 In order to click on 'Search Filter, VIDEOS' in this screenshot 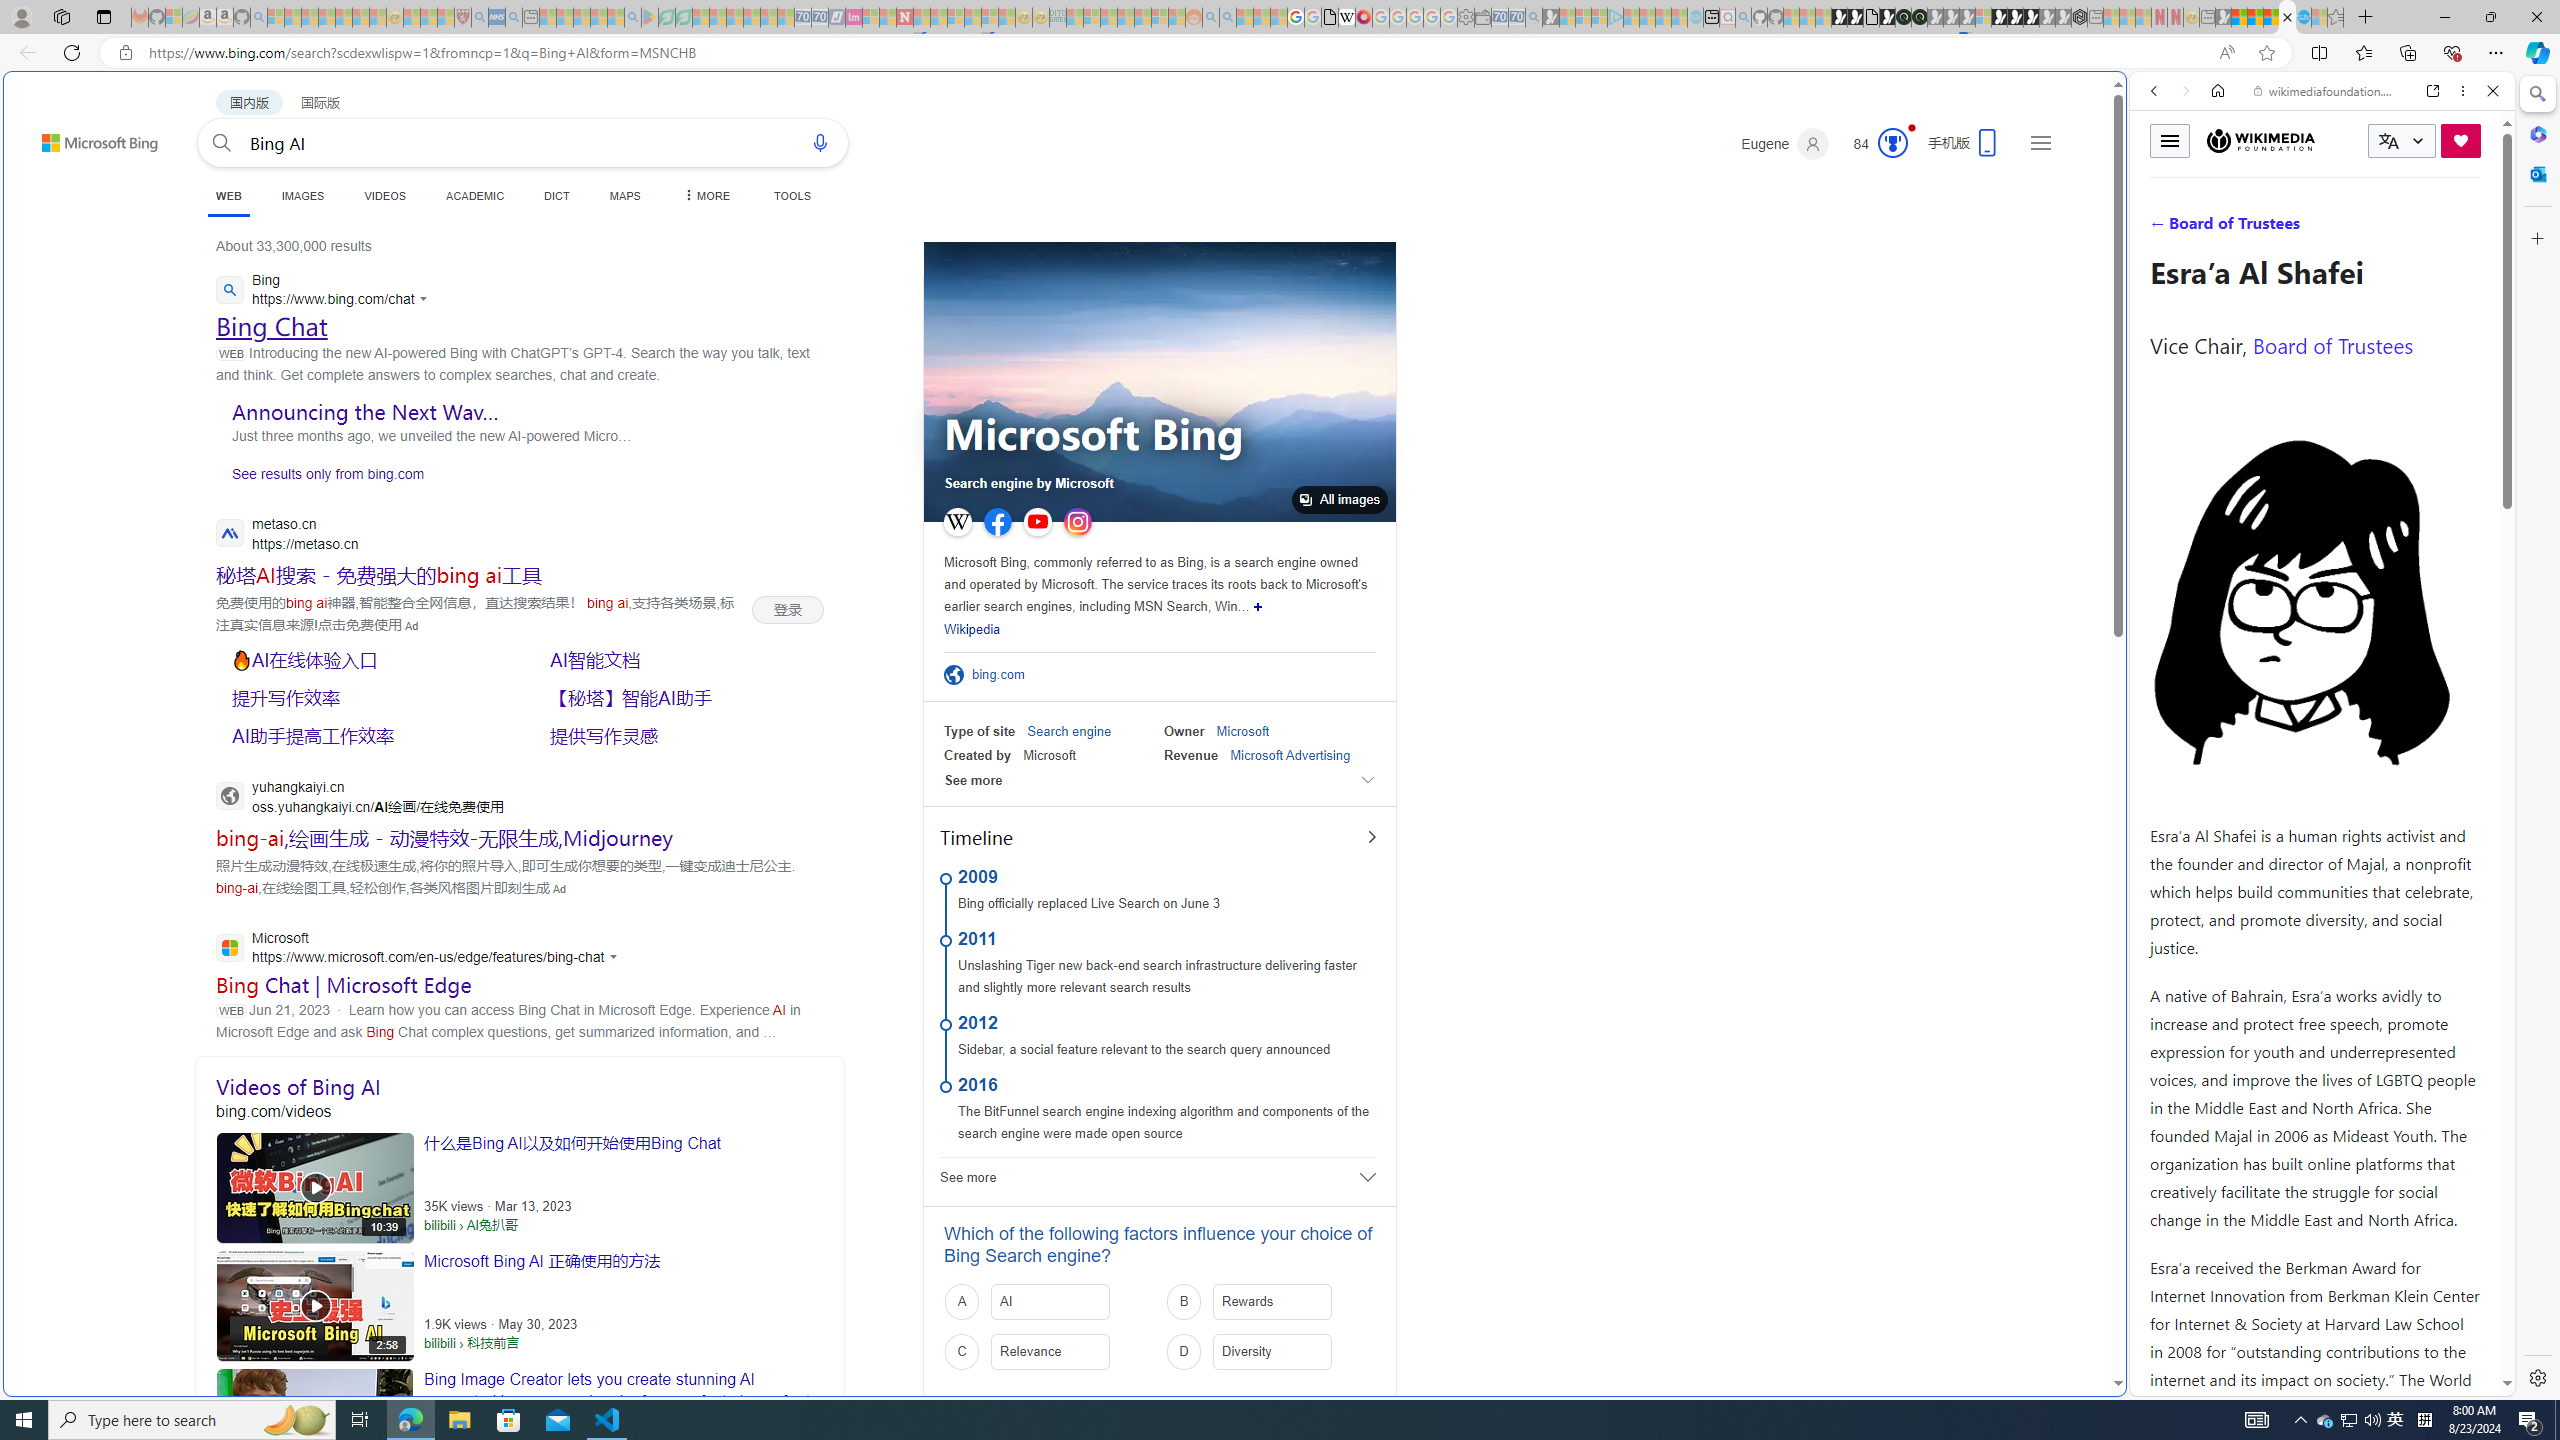, I will do `click(2286, 227)`.